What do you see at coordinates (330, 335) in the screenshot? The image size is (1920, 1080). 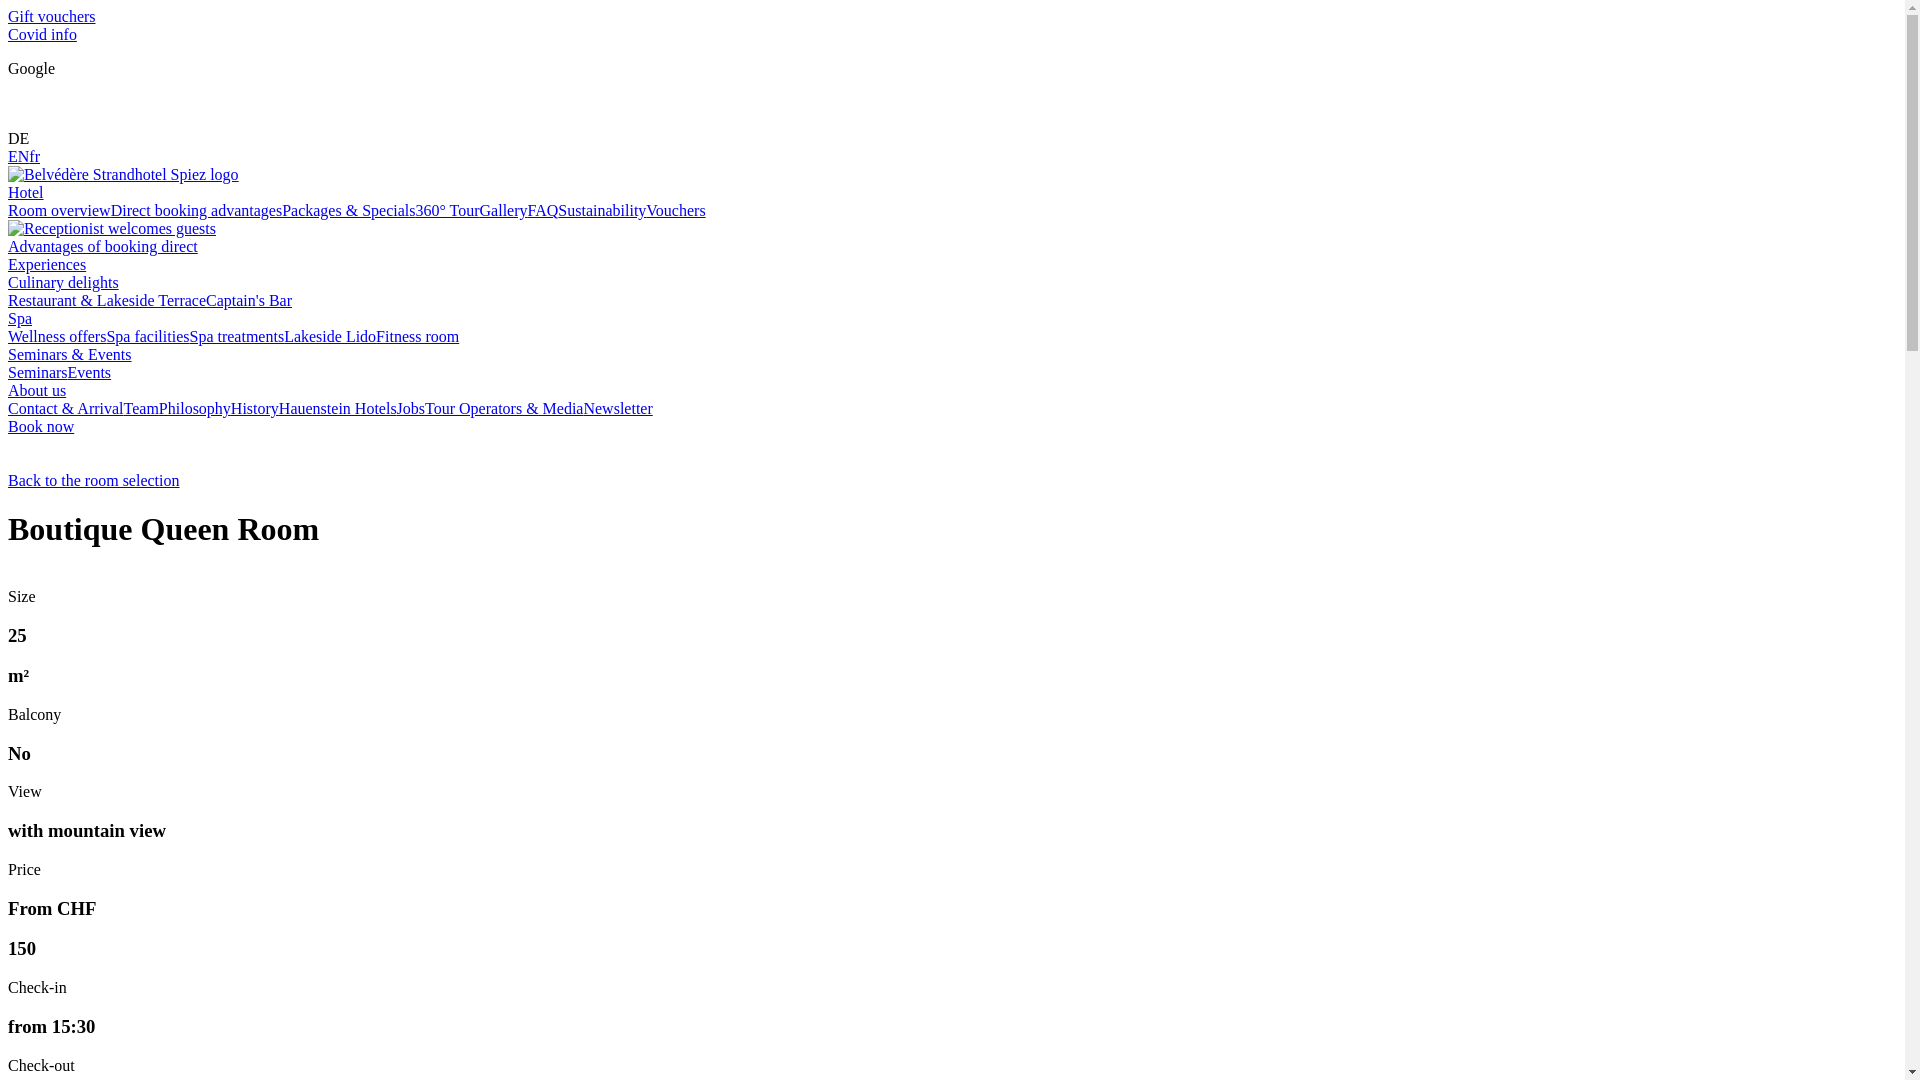 I see `'Lakeside Lido'` at bounding box center [330, 335].